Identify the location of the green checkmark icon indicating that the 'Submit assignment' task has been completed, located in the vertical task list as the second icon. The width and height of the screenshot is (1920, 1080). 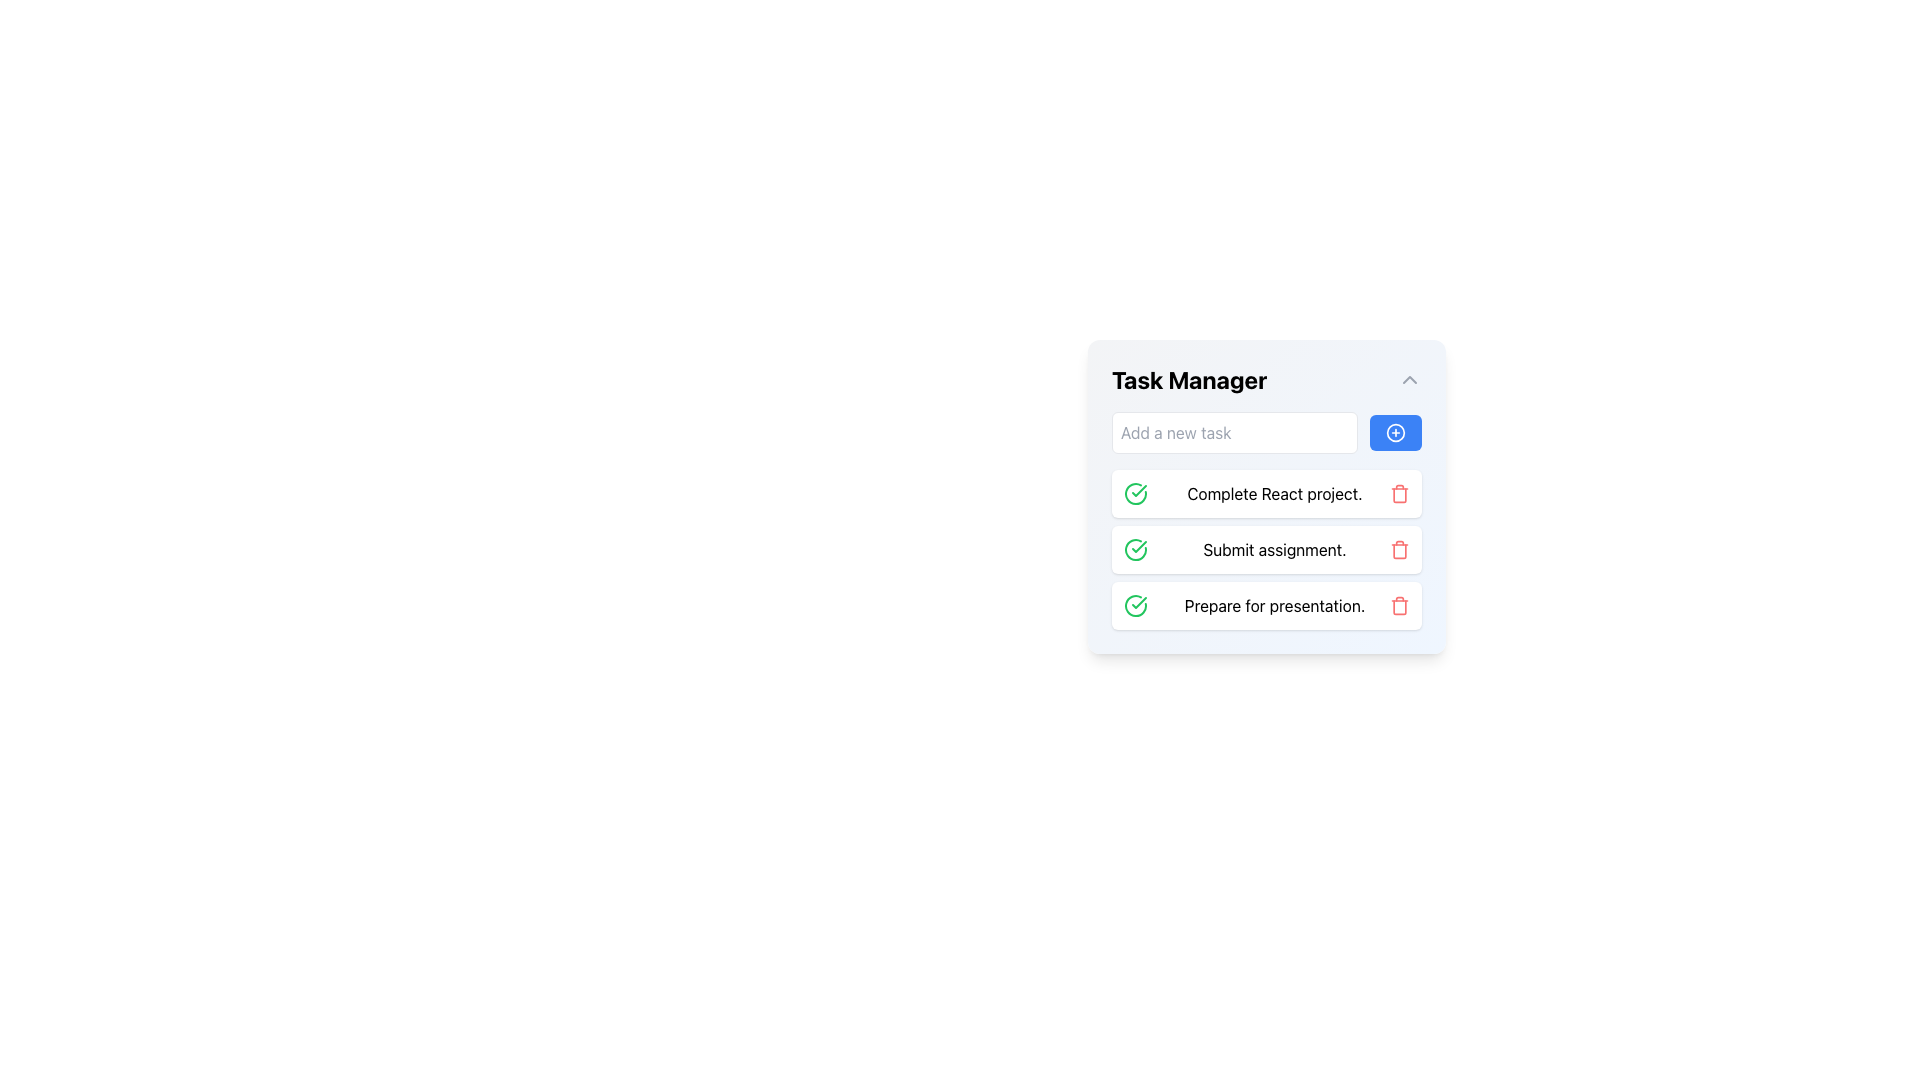
(1136, 550).